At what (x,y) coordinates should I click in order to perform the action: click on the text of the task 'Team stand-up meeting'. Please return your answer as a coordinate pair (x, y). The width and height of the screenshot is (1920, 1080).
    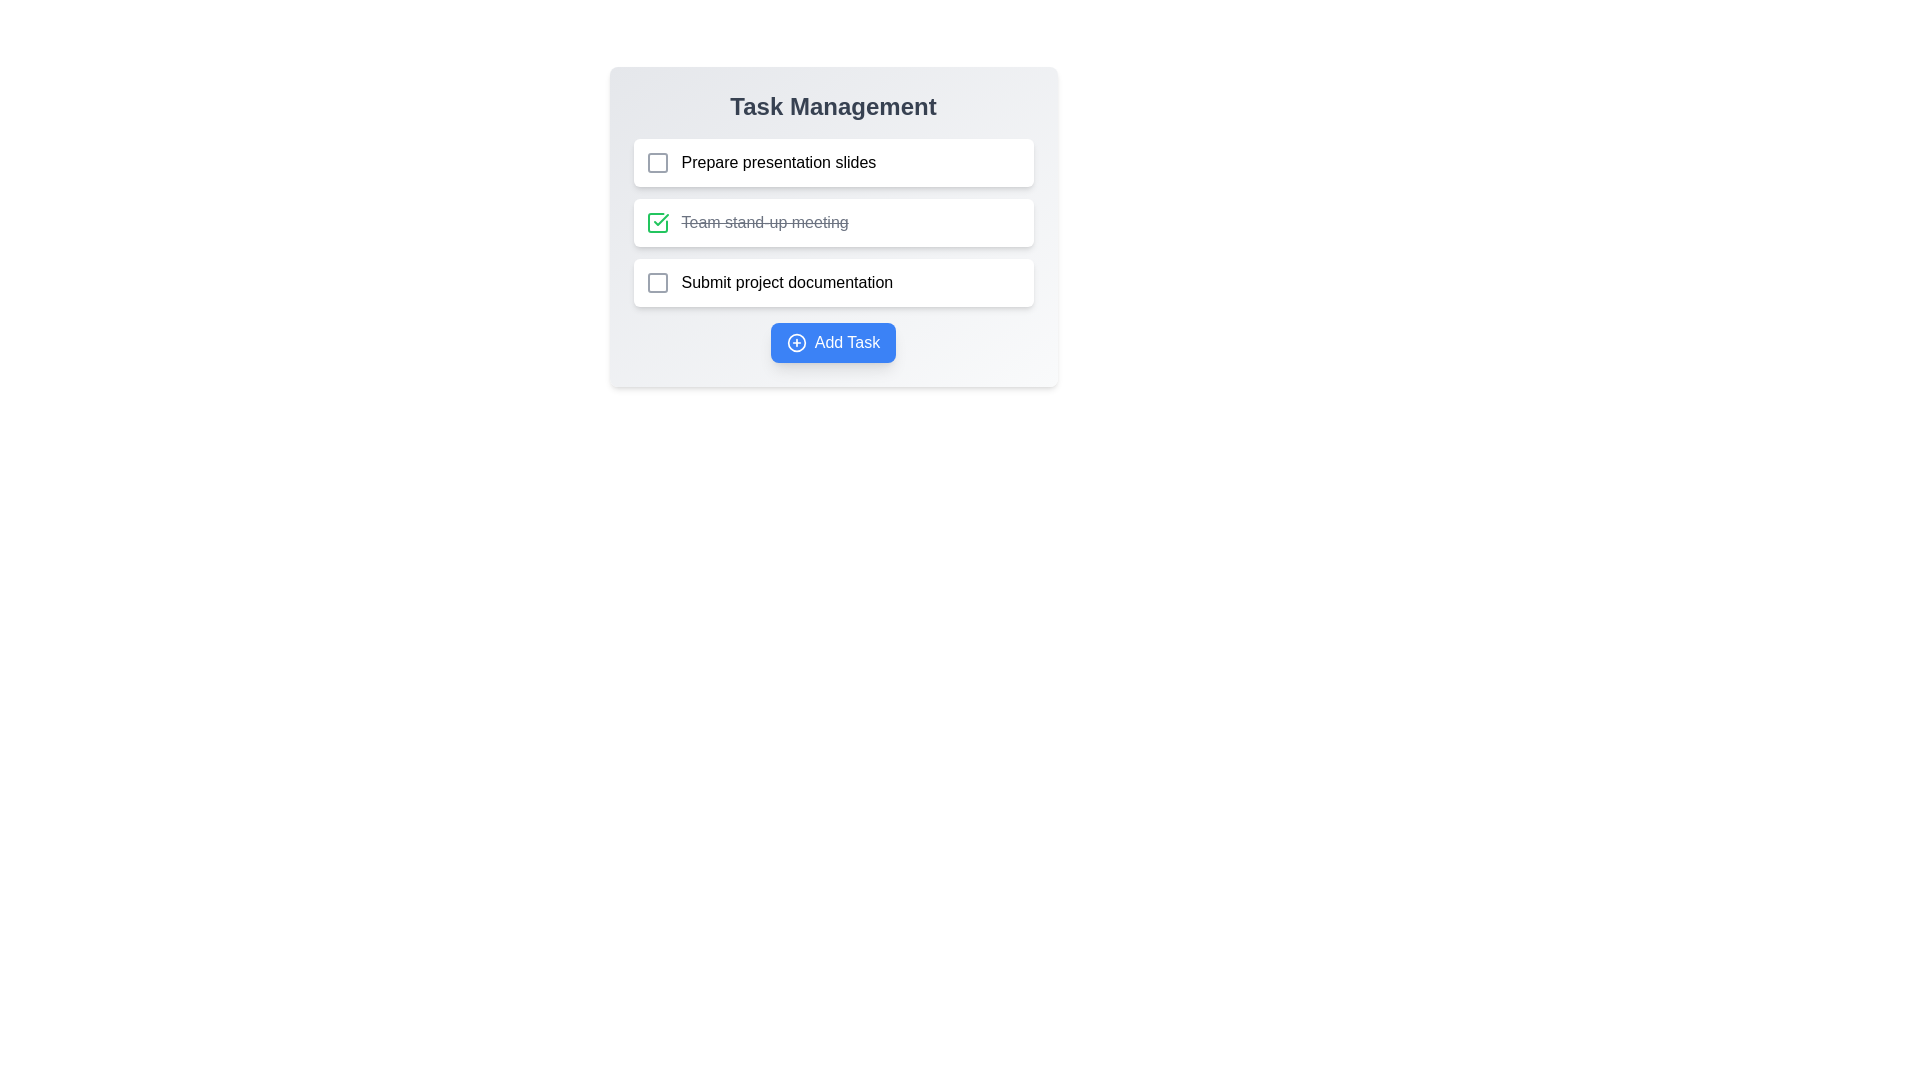
    Looking at the image, I should click on (764, 223).